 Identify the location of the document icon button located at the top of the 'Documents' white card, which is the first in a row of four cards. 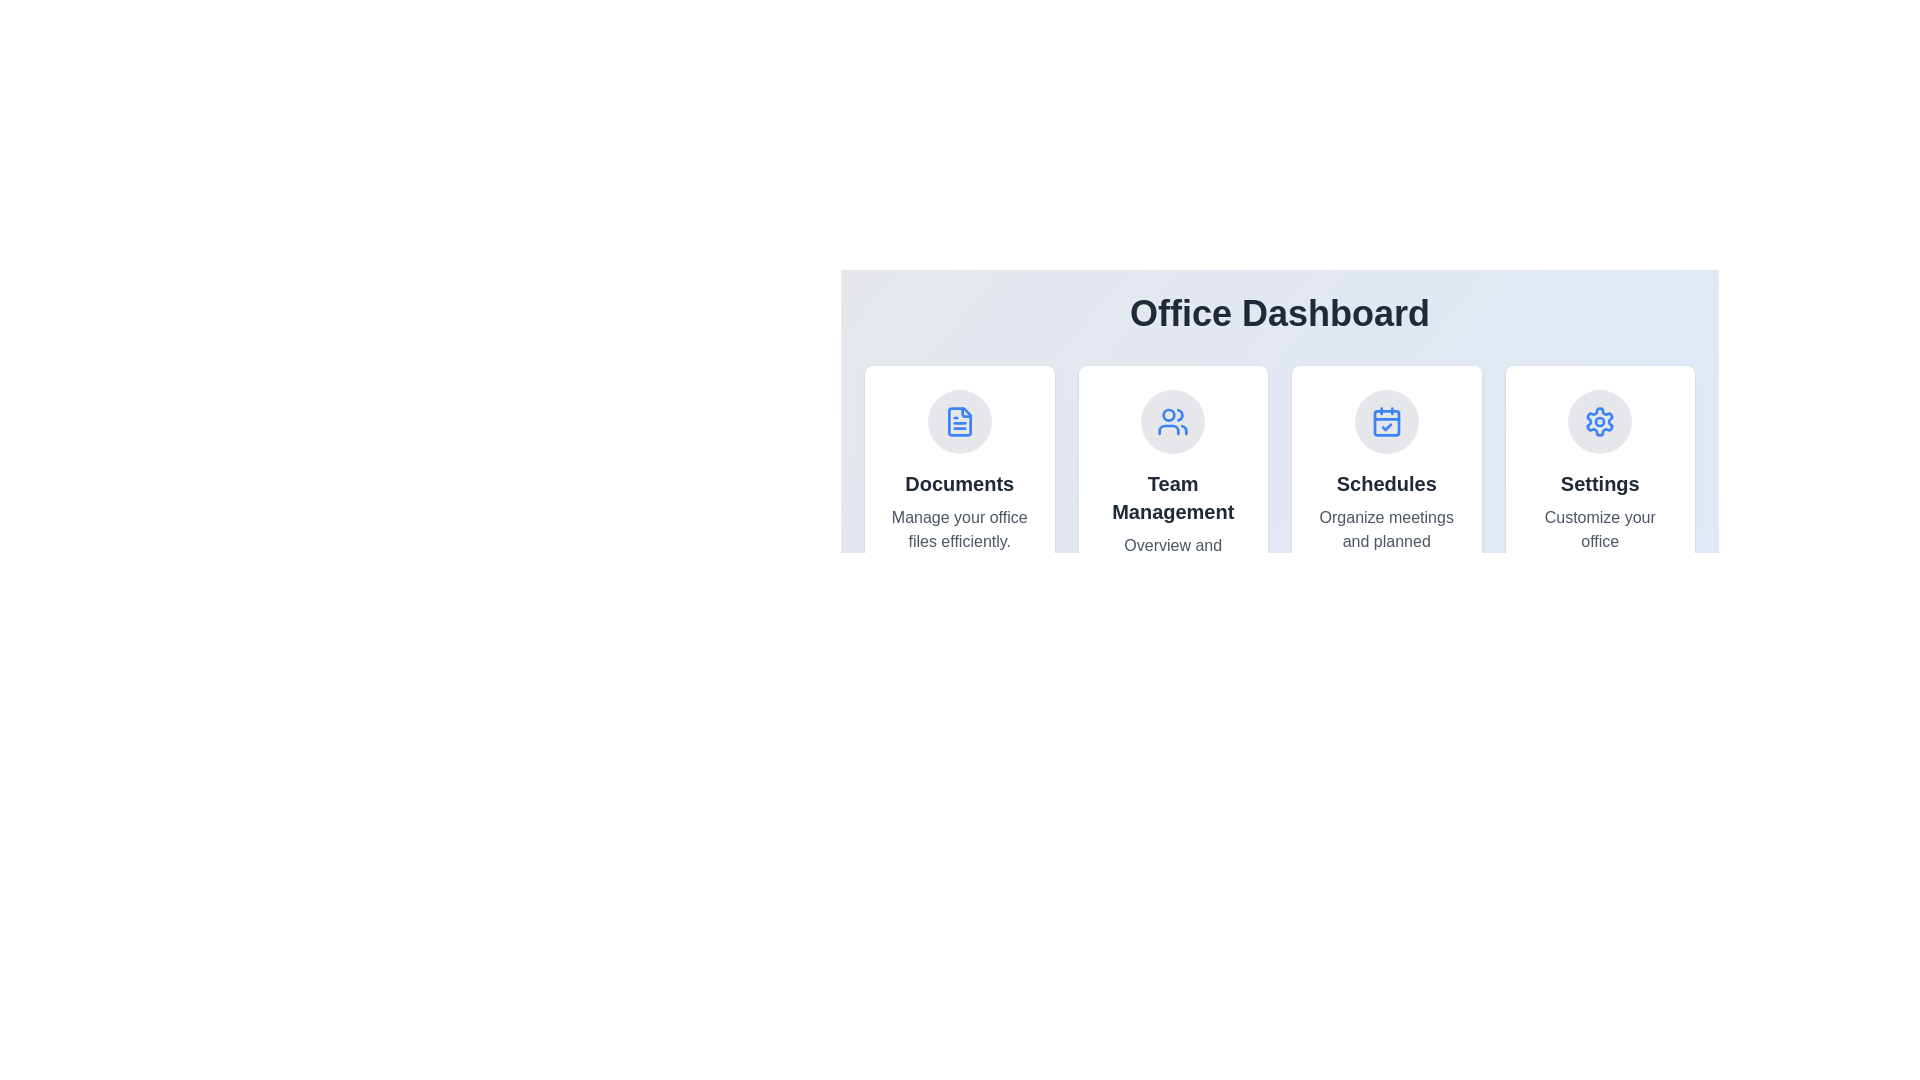
(958, 420).